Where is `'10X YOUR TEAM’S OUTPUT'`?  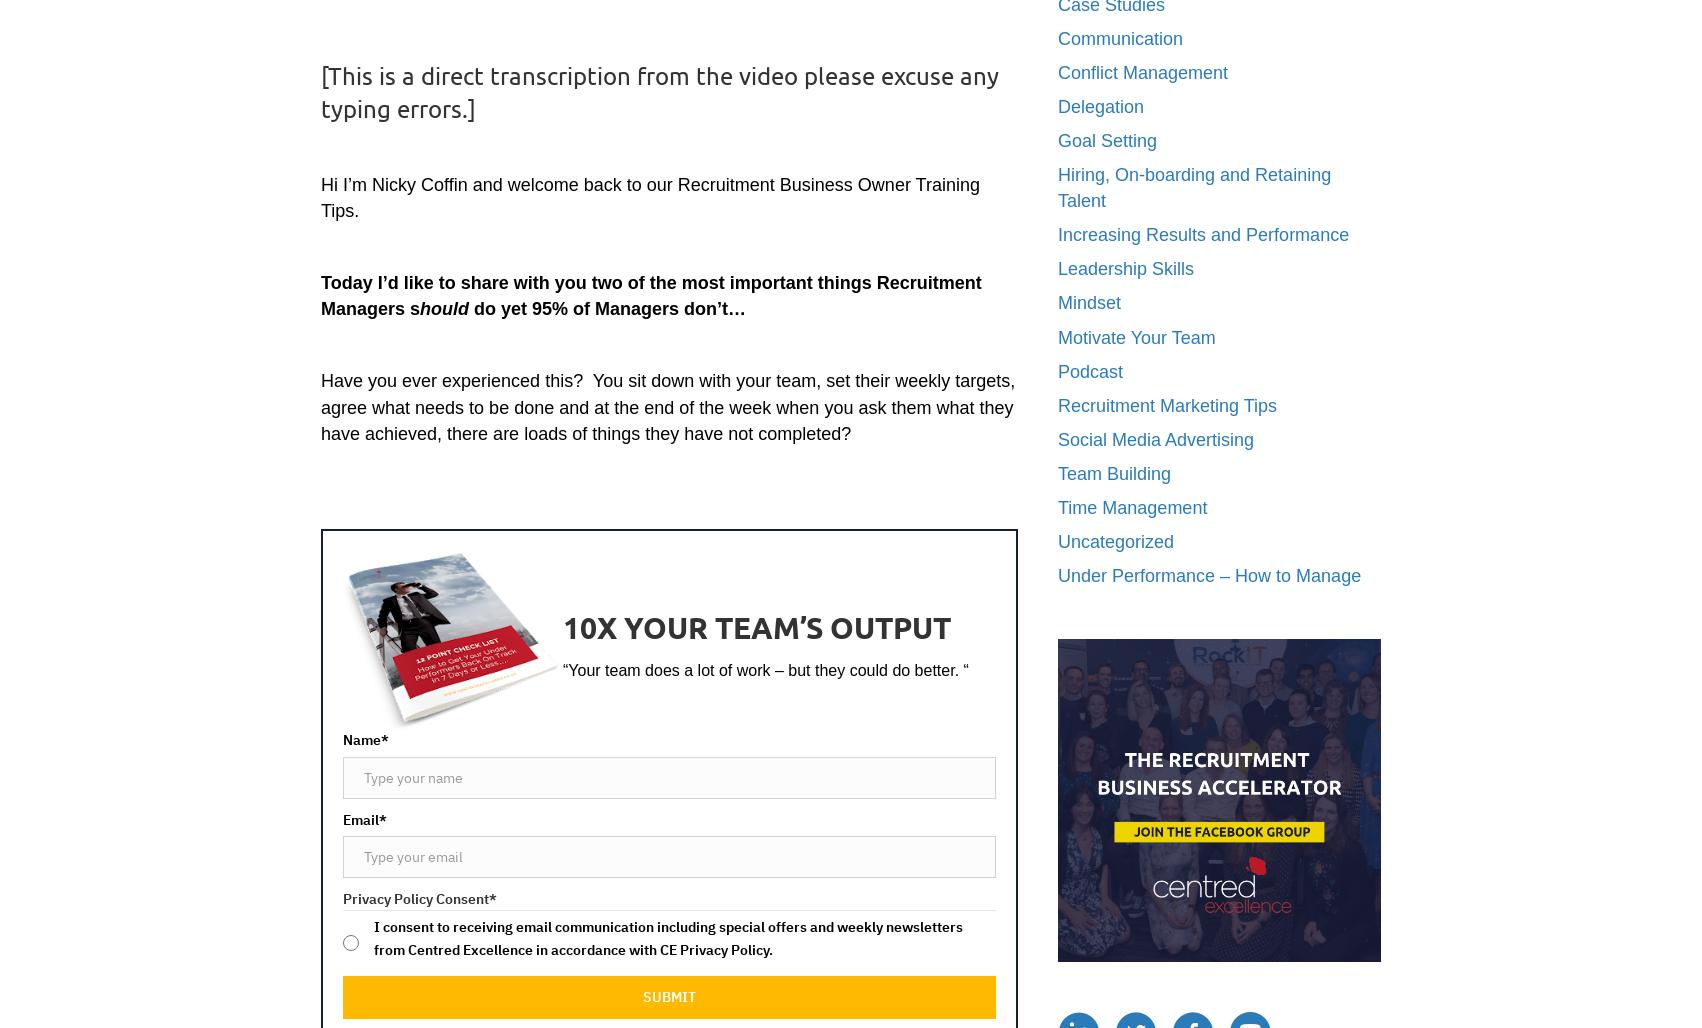
'10X YOUR TEAM’S OUTPUT' is located at coordinates (756, 626).